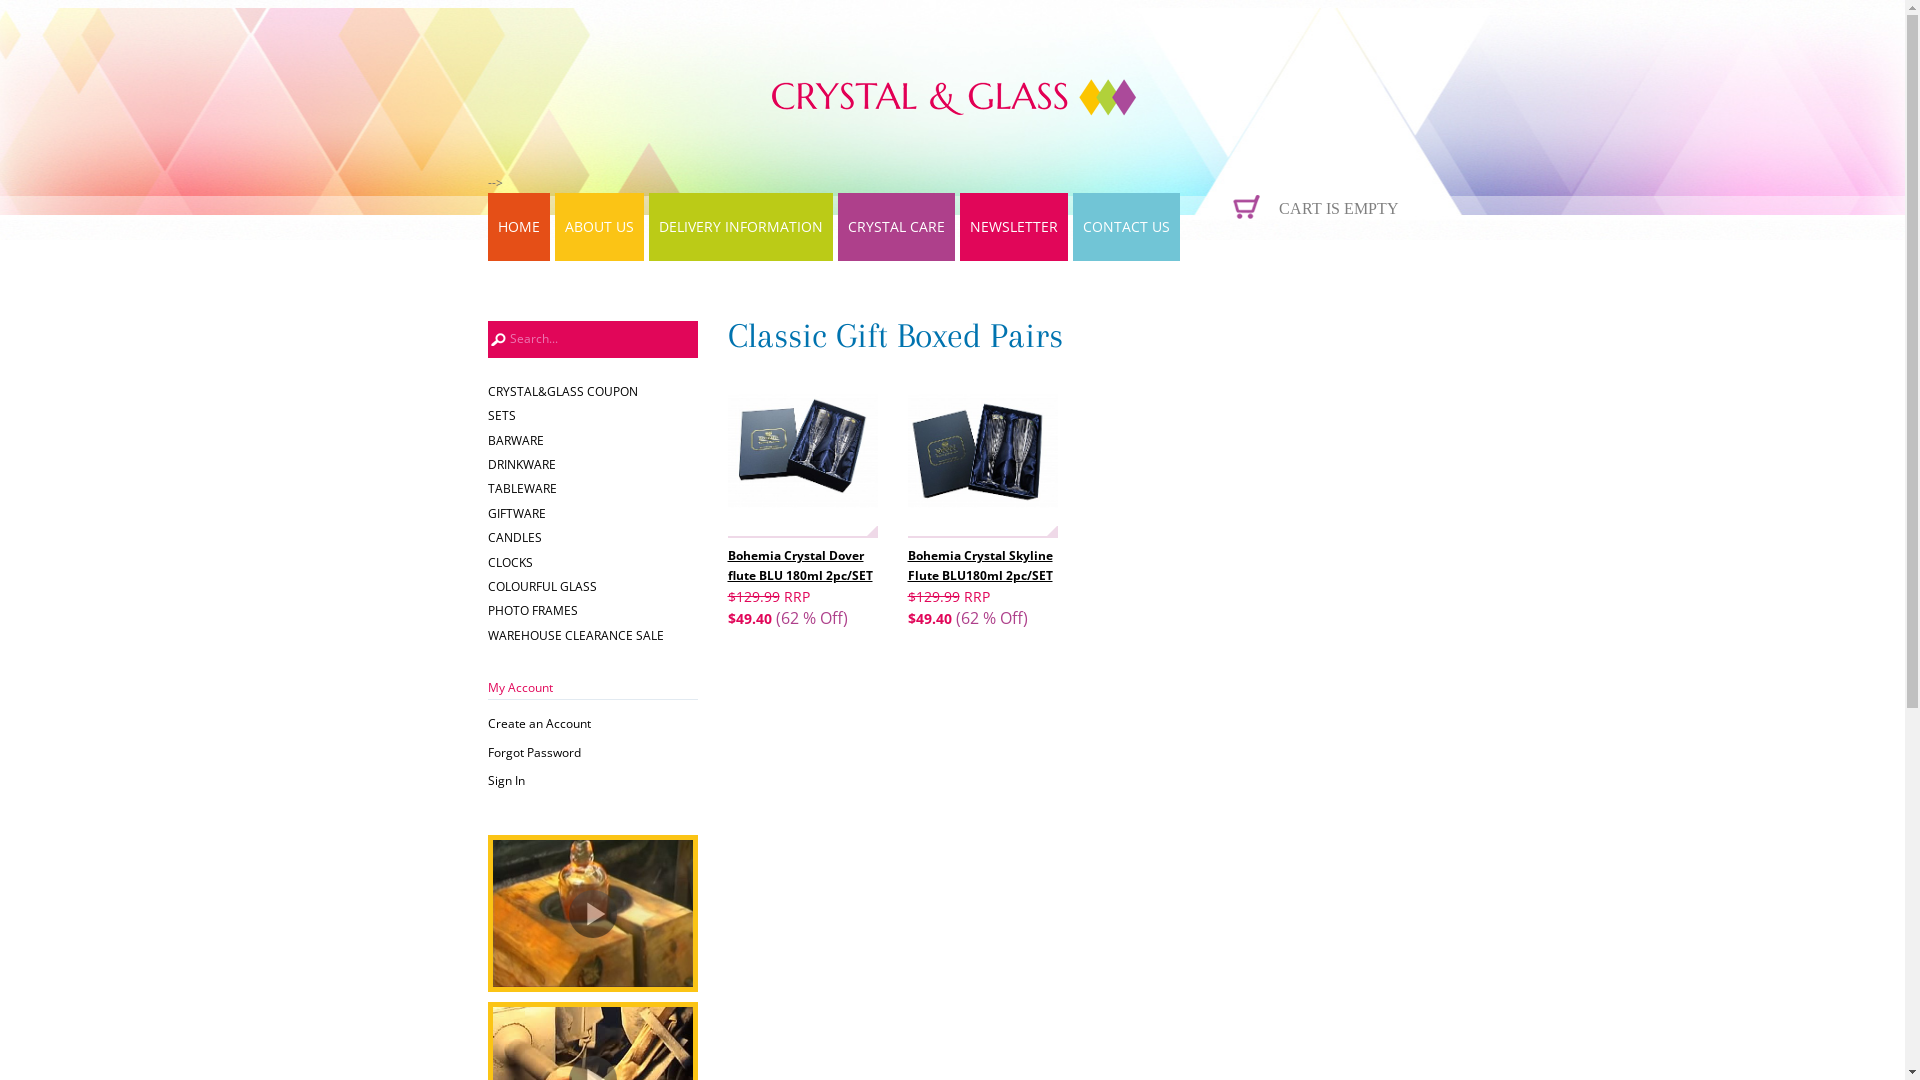  I want to click on 'CRYSTAL CARE', so click(895, 226).